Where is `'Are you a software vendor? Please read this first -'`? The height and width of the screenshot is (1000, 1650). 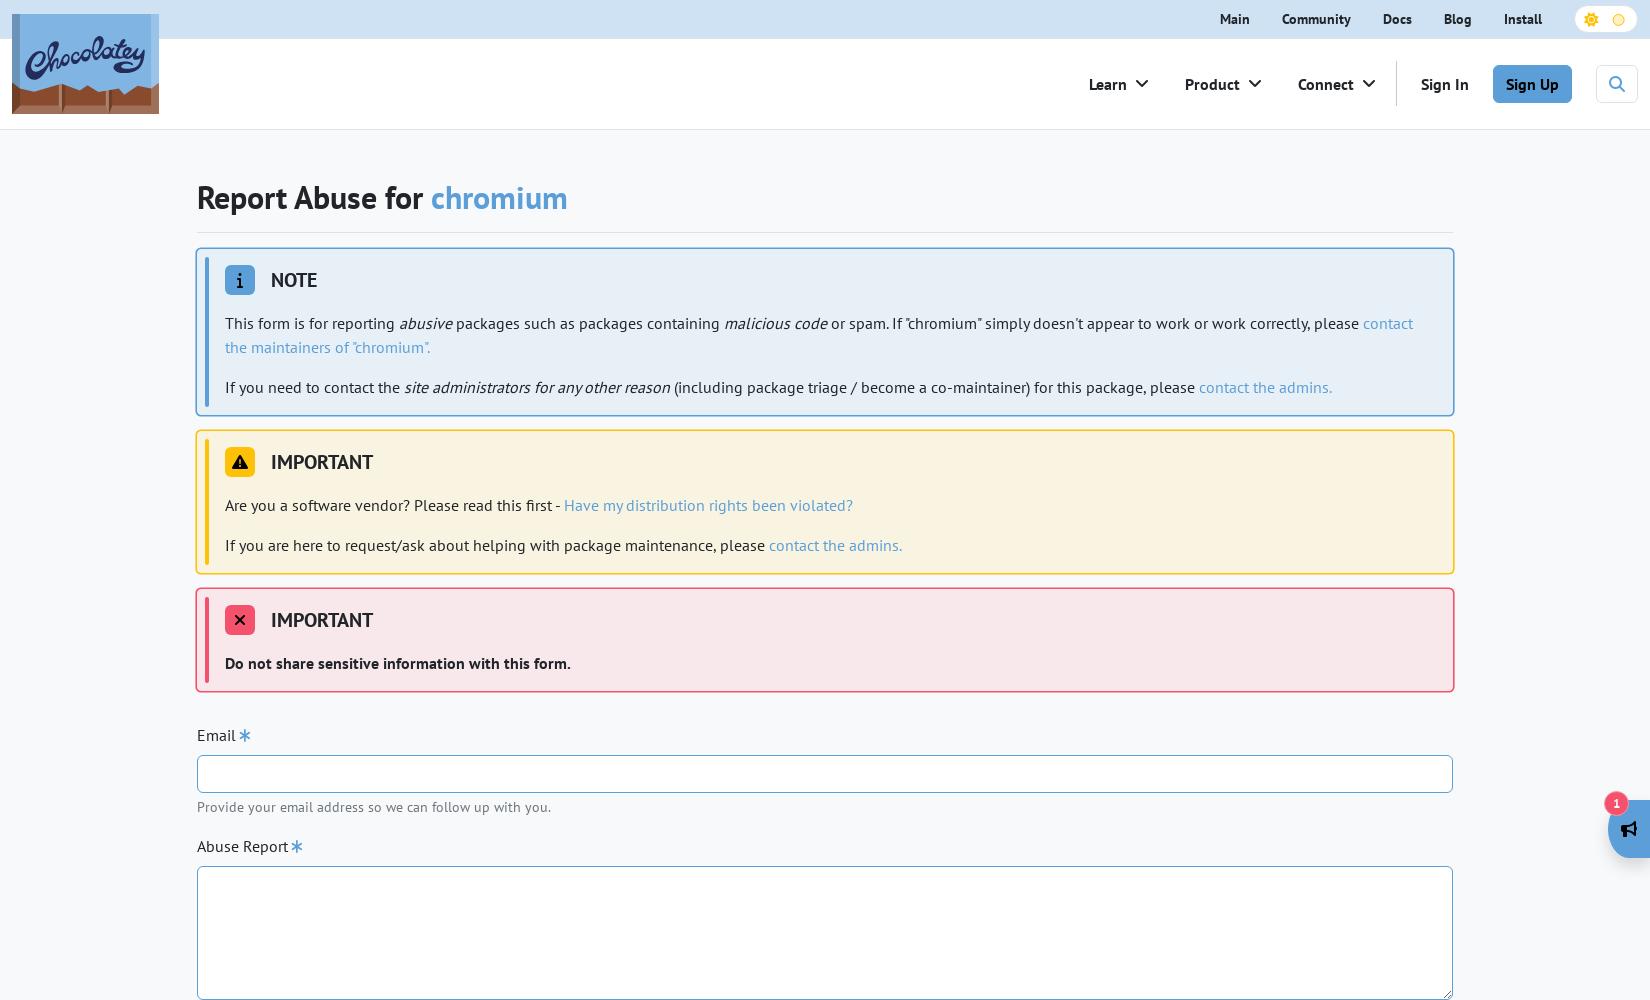
'Are you a software vendor? Please read this first -' is located at coordinates (394, 505).